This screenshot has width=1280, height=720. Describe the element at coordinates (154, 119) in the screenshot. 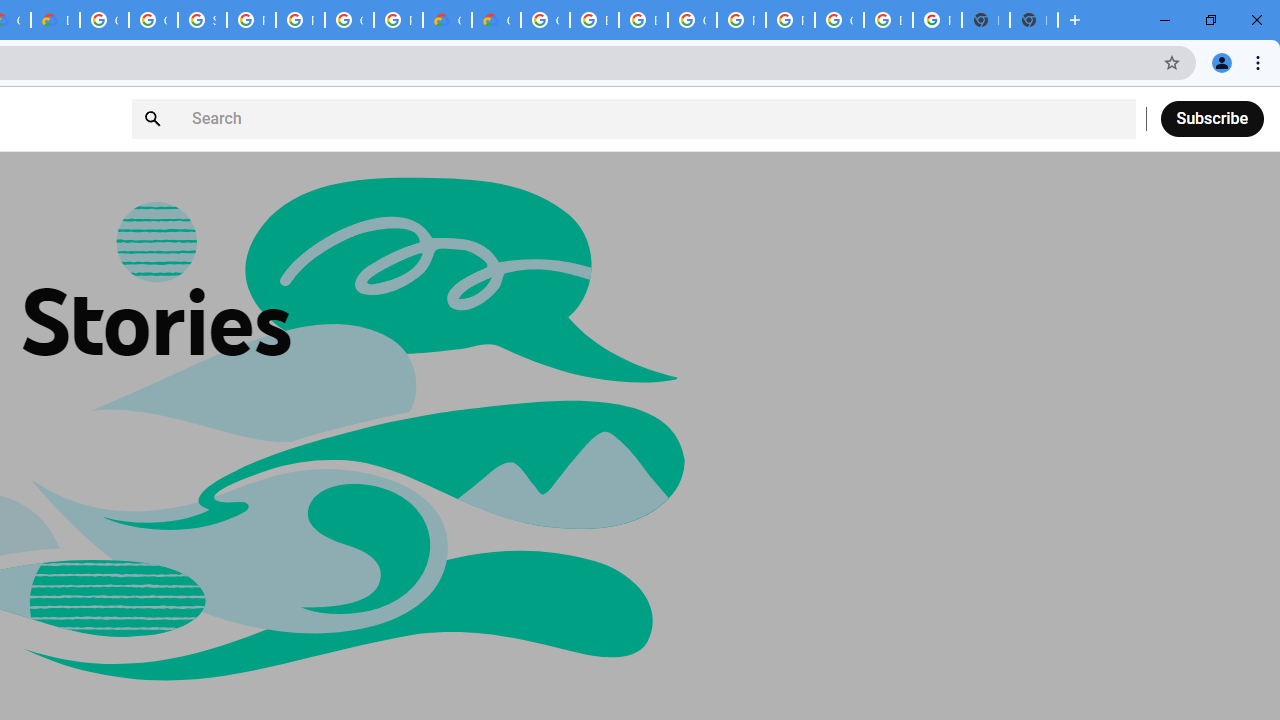

I see `'Submit Search'` at that location.